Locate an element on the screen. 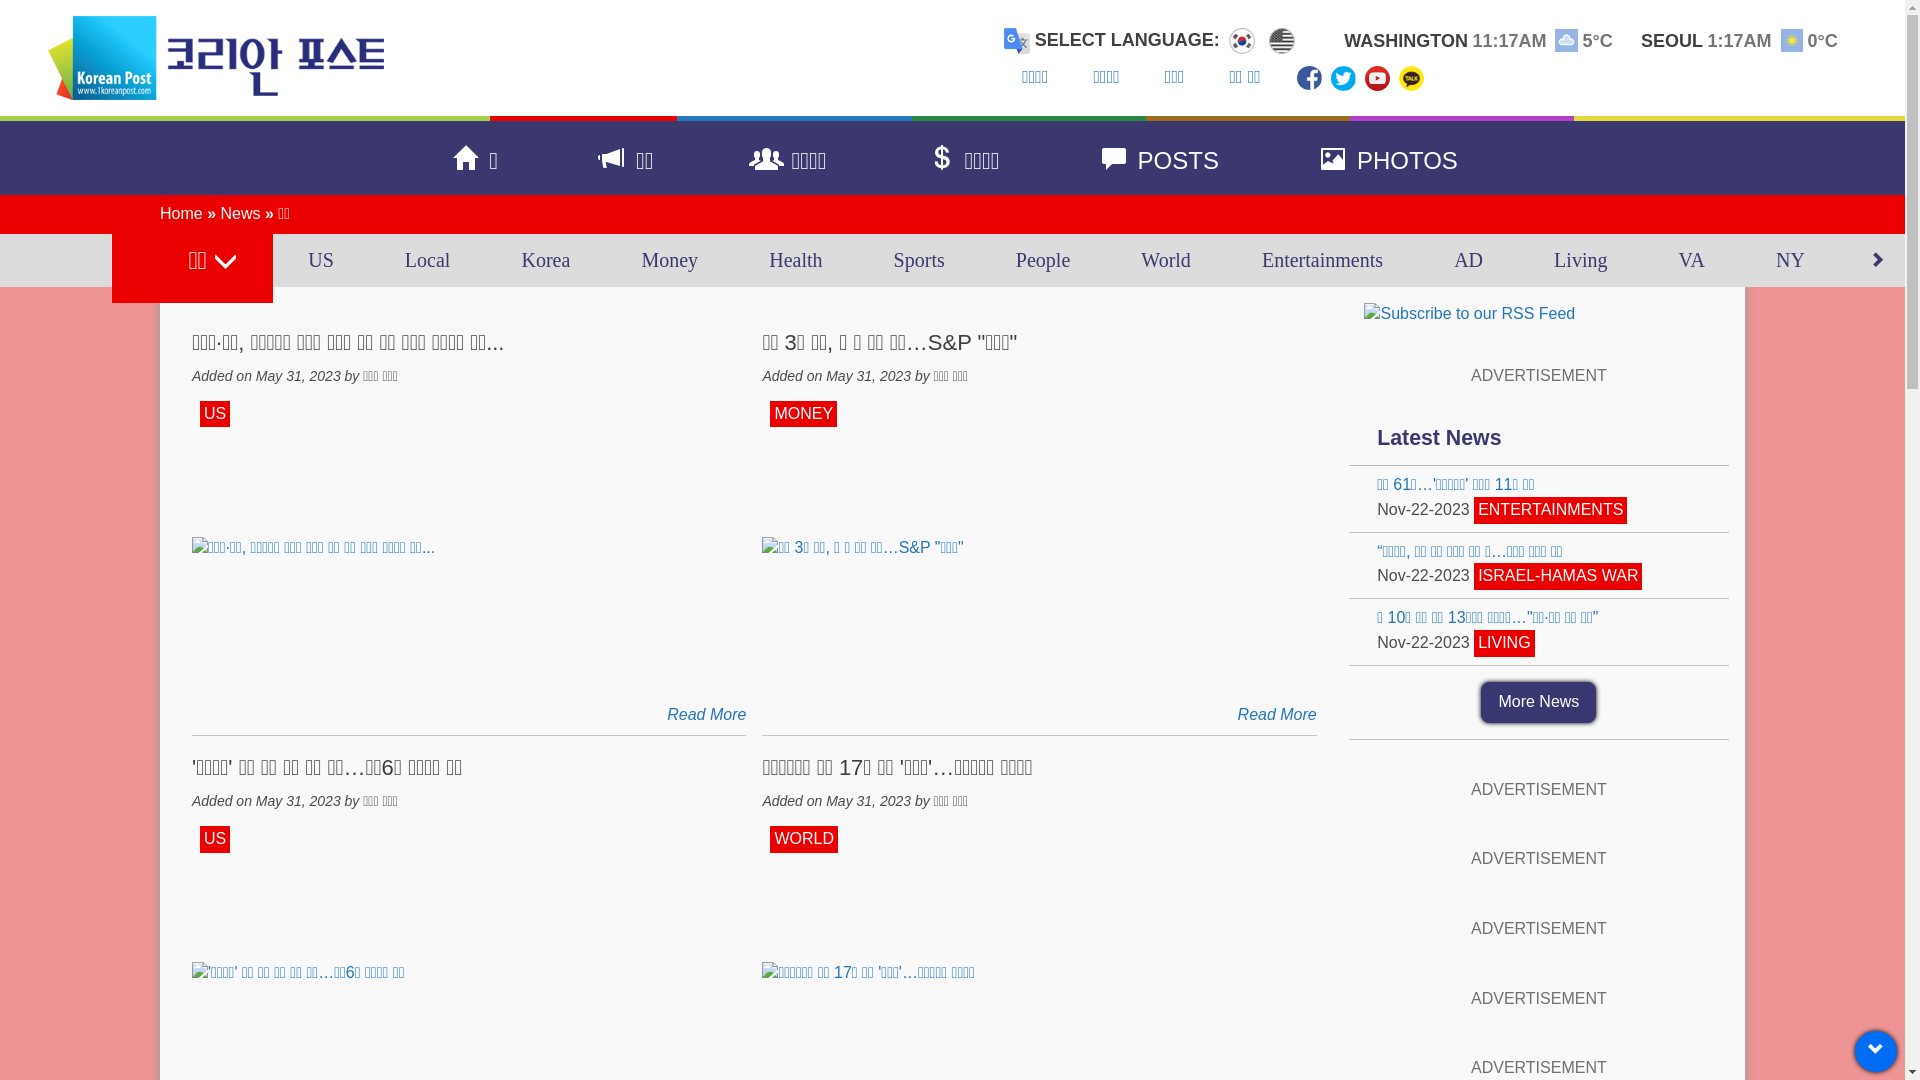 The width and height of the screenshot is (1920, 1080). 'Select Language Korean' is located at coordinates (1241, 41).